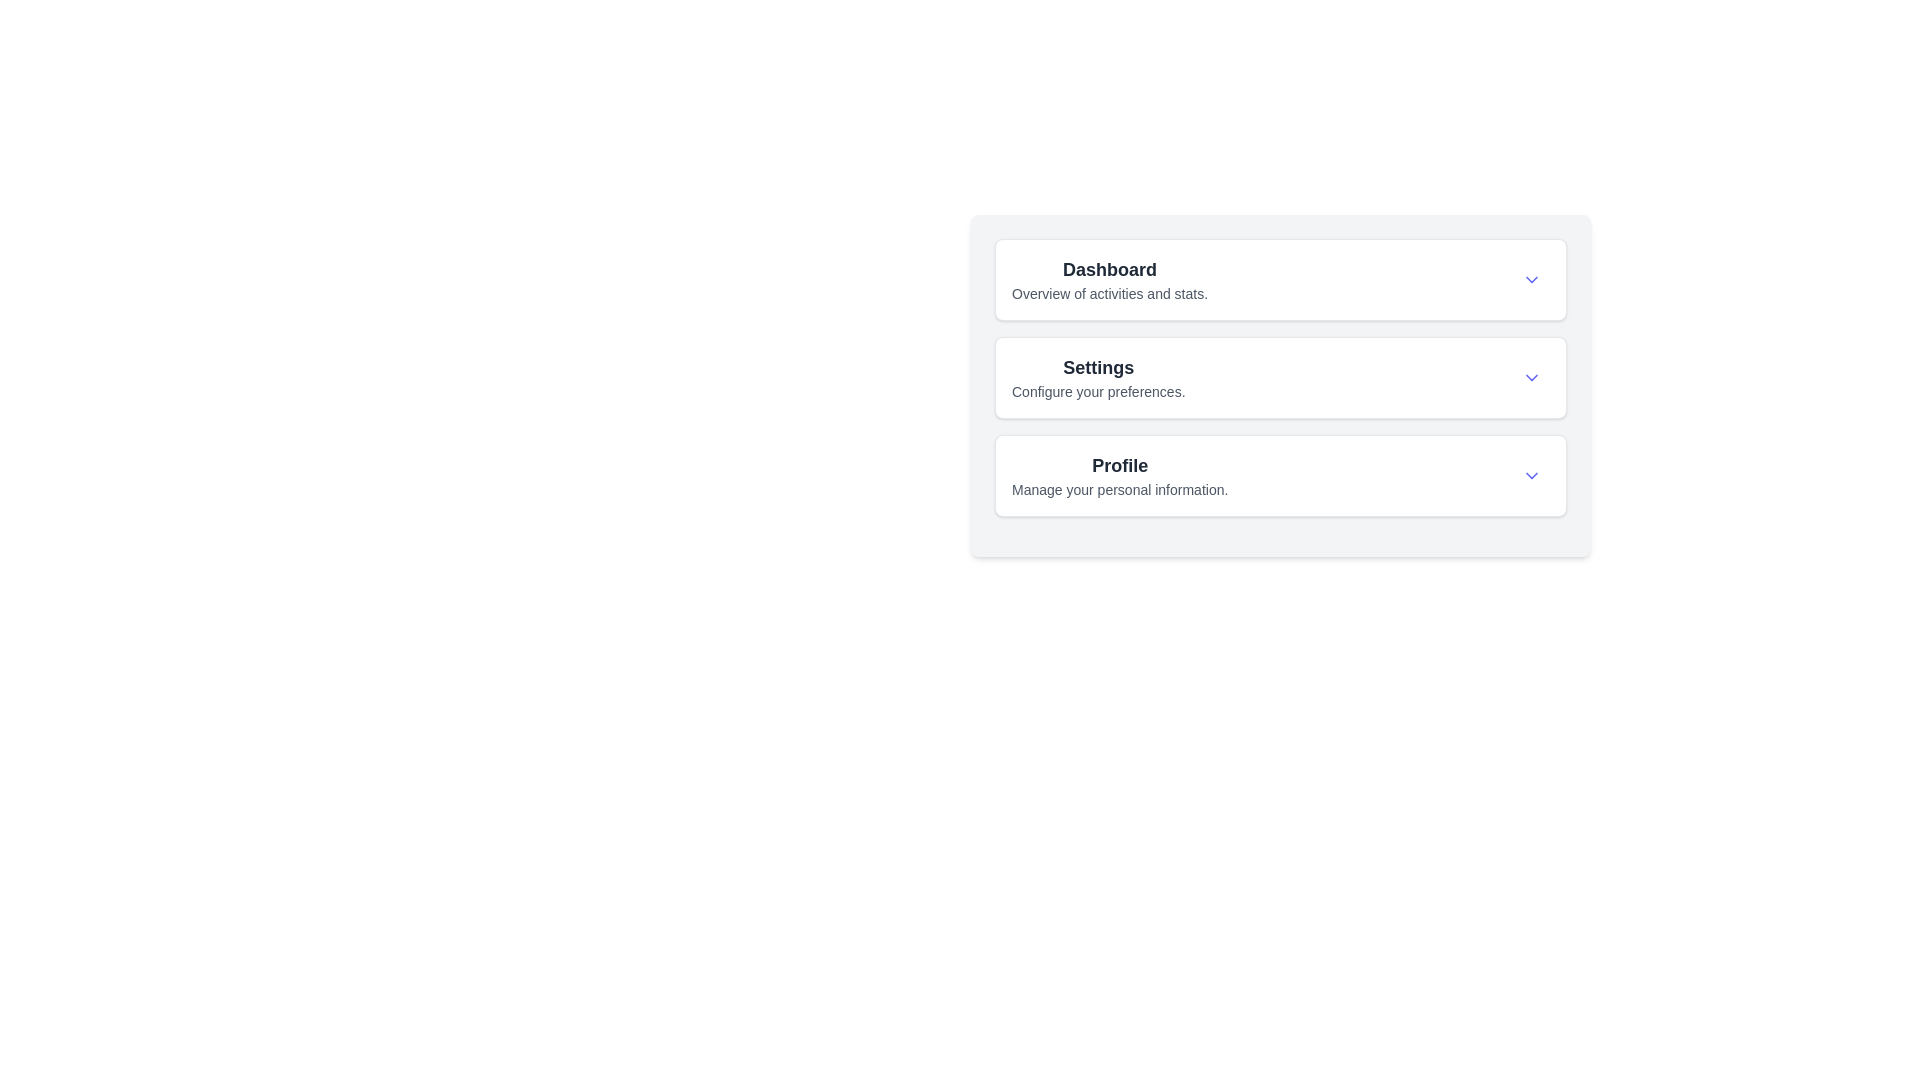 The height and width of the screenshot is (1080, 1920). What do you see at coordinates (1530, 280) in the screenshot?
I see `the downward-facing chevron icon, styled with a blue hue, located on the far right side of the 'Dashboard' section` at bounding box center [1530, 280].